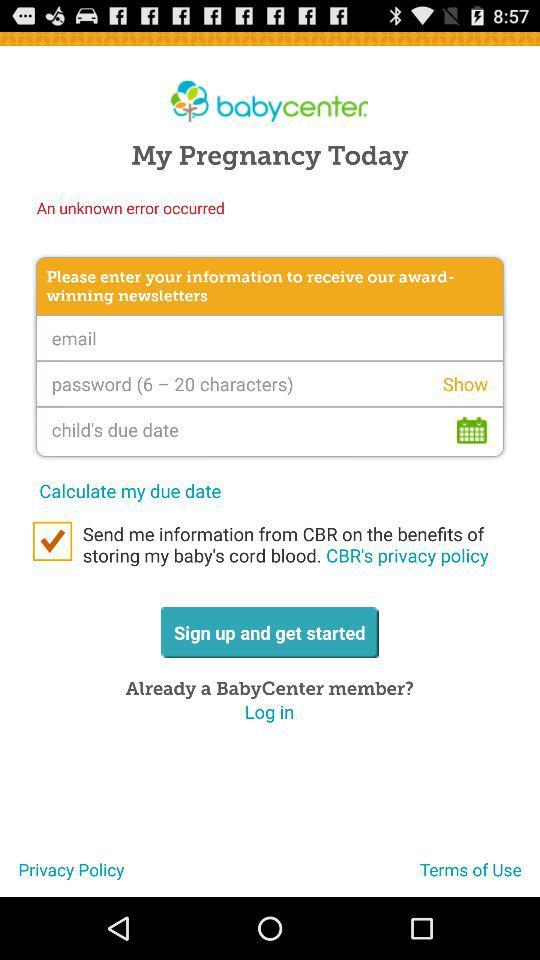 The height and width of the screenshot is (960, 540). What do you see at coordinates (288, 544) in the screenshot?
I see `the send me information` at bounding box center [288, 544].